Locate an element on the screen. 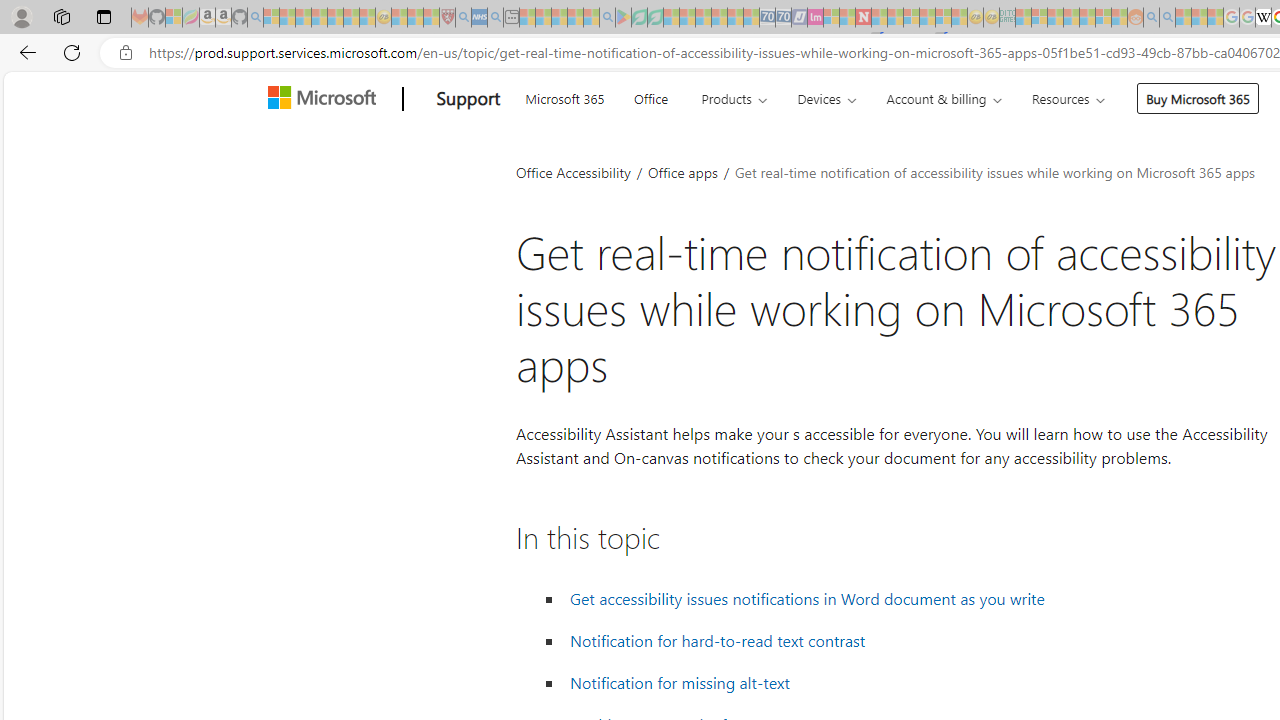 The height and width of the screenshot is (720, 1280). 'Support' is located at coordinates (467, 99).